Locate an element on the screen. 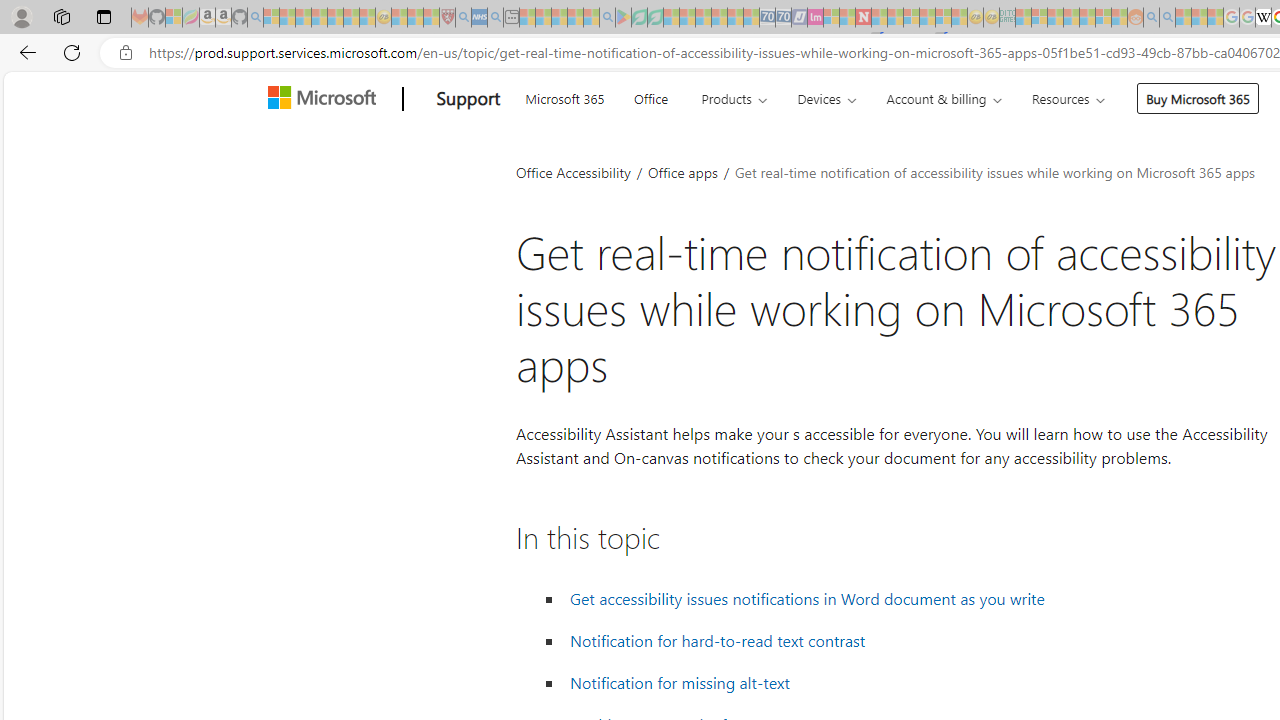 The height and width of the screenshot is (720, 1280). 'Support' is located at coordinates (467, 99).